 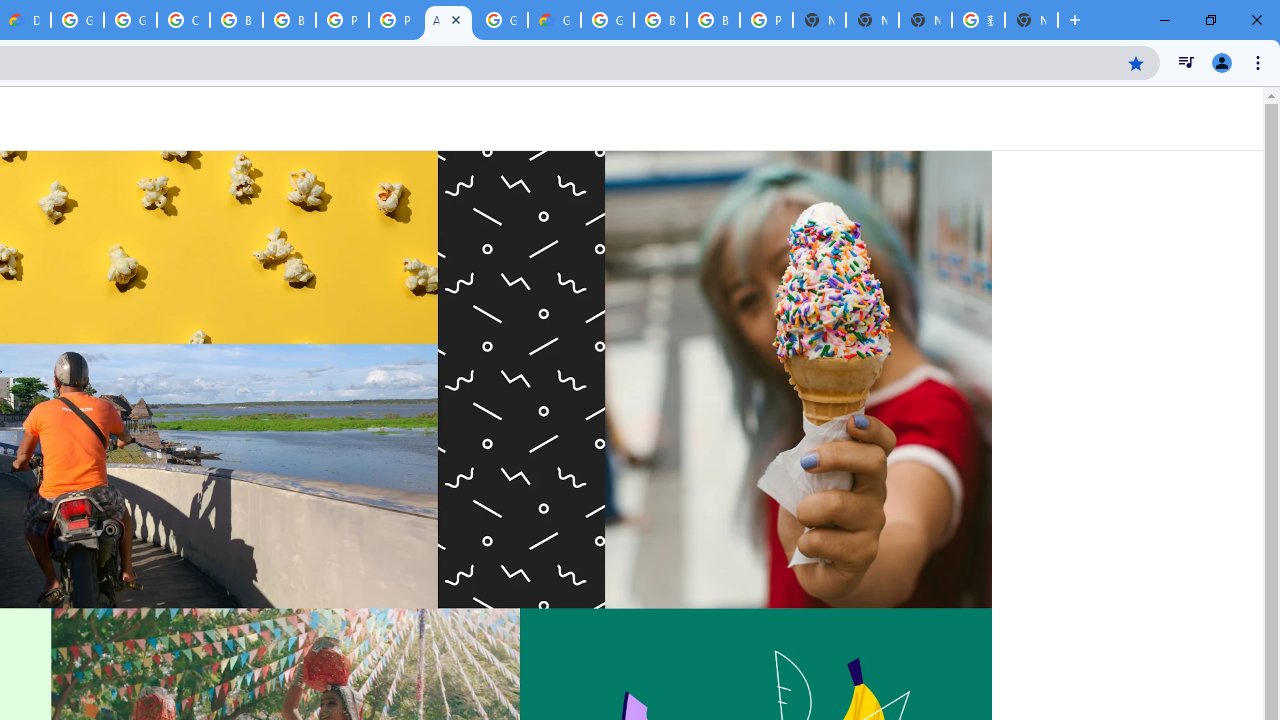 I want to click on 'About YouTube - YouTube', so click(x=447, y=20).